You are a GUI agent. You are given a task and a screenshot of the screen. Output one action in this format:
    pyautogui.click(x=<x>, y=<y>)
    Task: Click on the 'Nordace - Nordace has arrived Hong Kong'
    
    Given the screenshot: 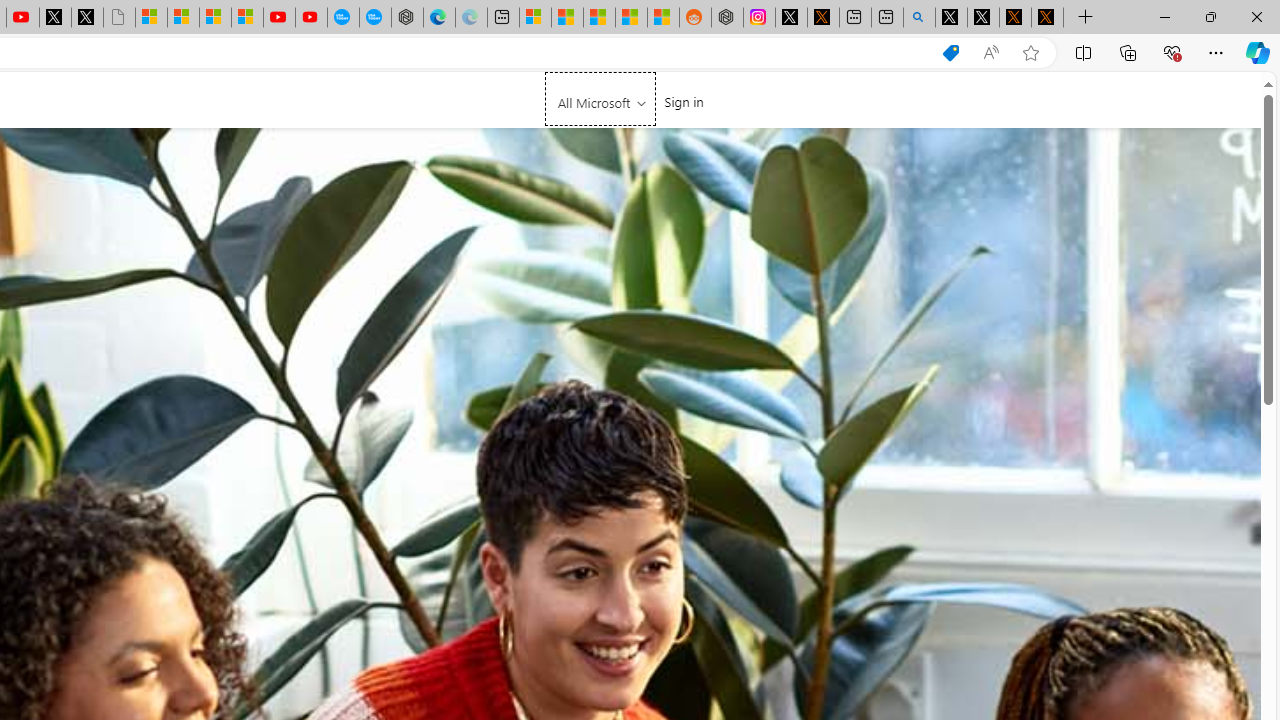 What is the action you would take?
    pyautogui.click(x=406, y=17)
    